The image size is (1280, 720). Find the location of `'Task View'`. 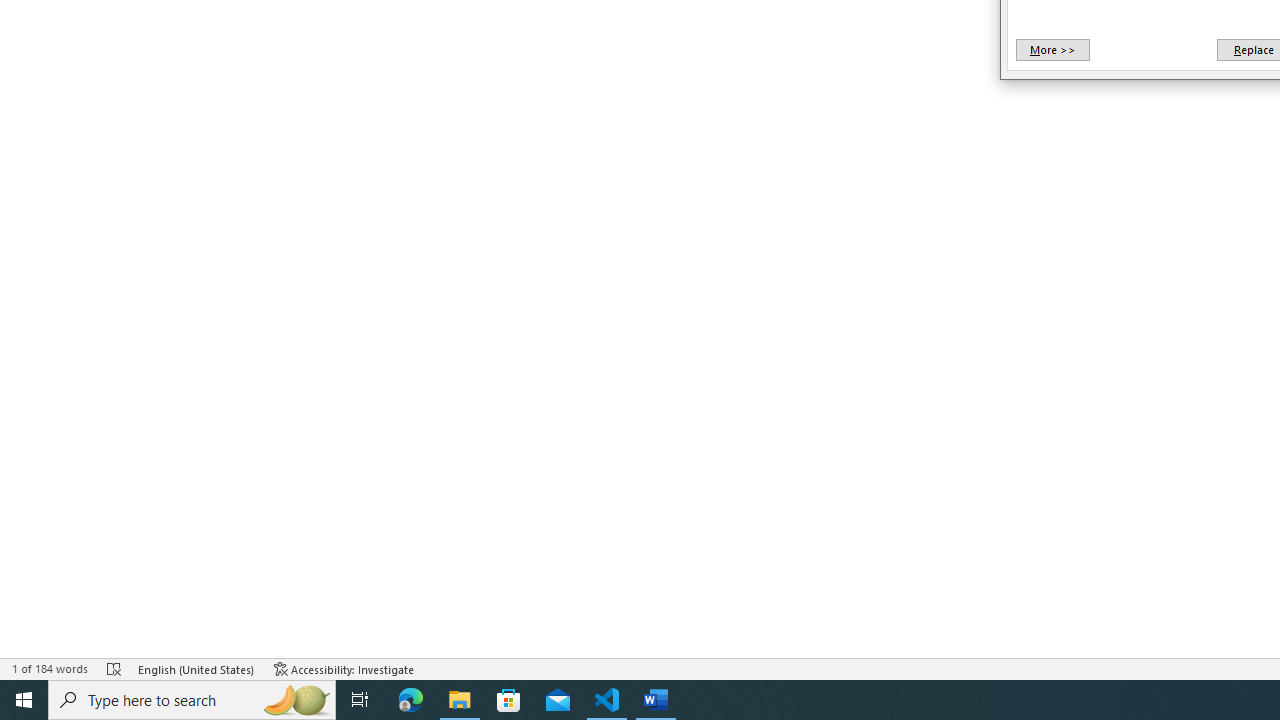

'Task View' is located at coordinates (359, 698).